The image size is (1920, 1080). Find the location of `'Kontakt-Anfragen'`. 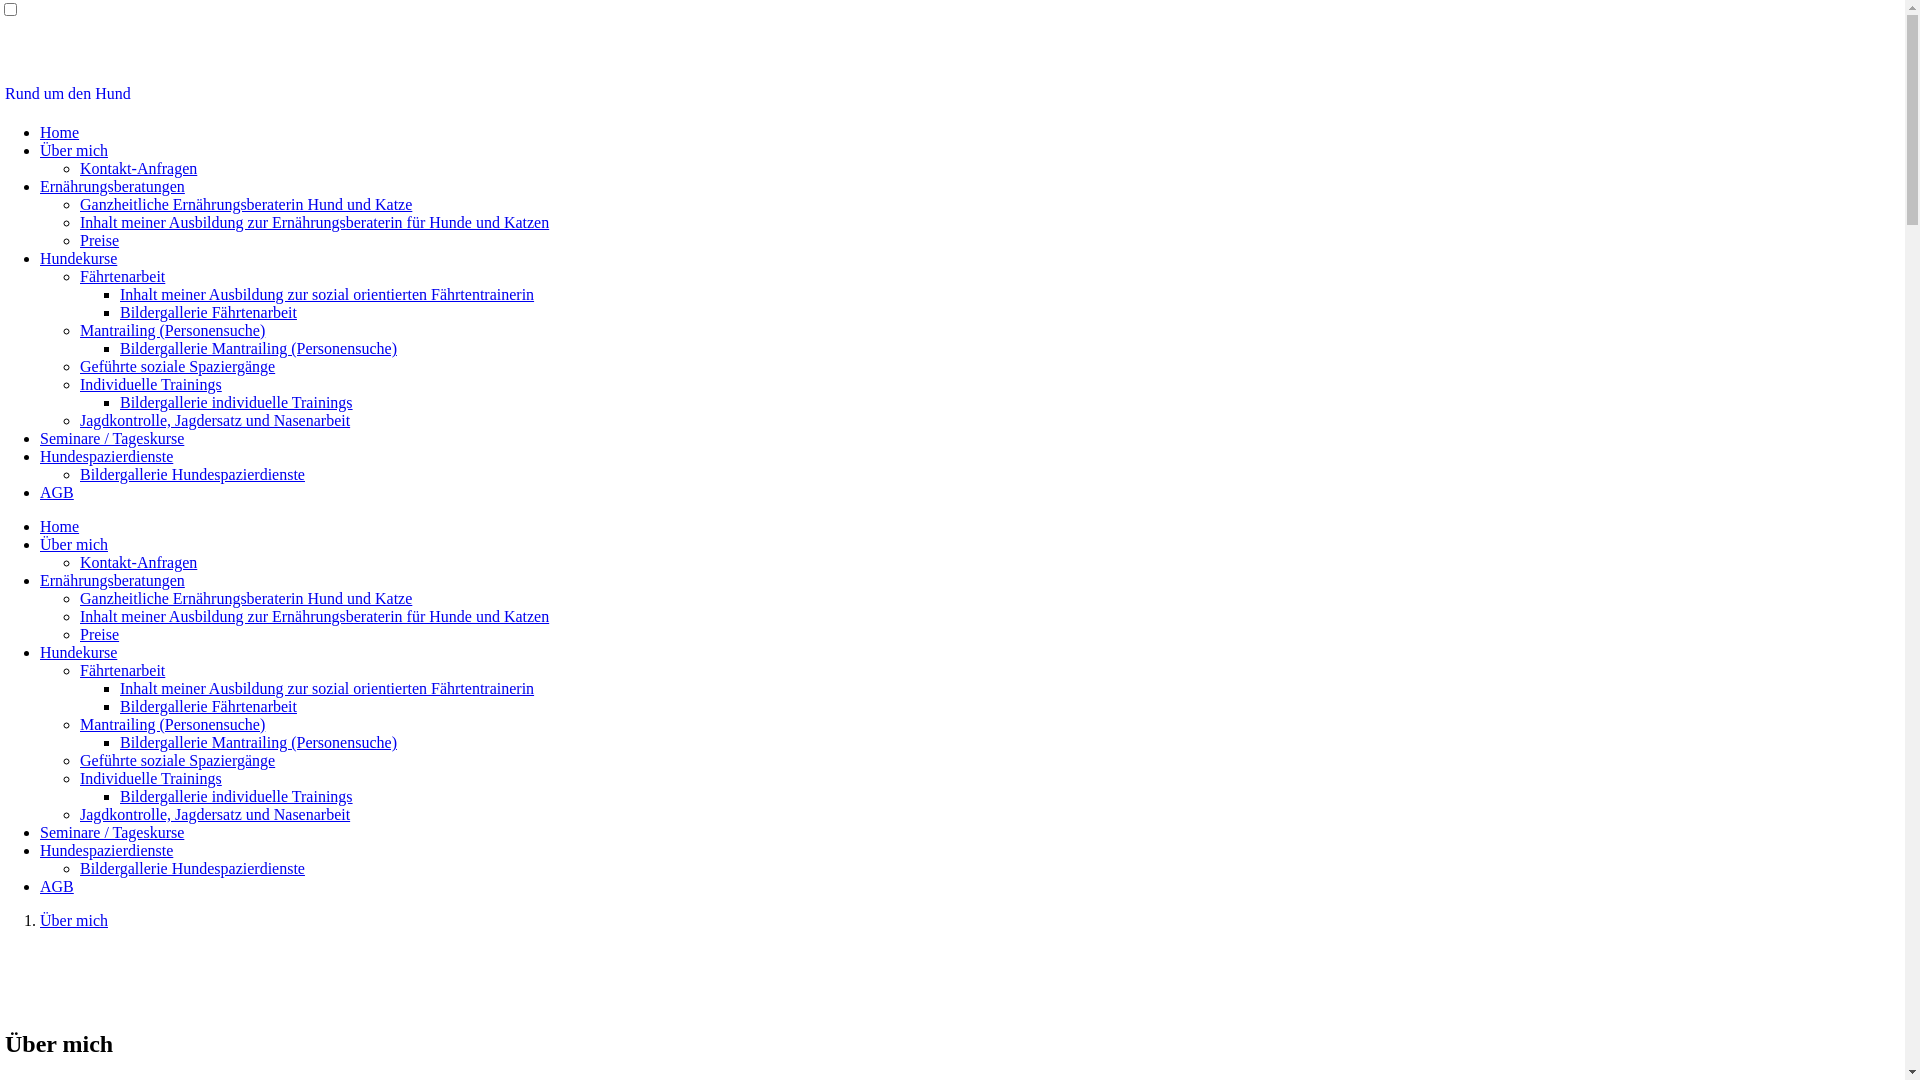

'Kontakt-Anfragen' is located at coordinates (137, 167).